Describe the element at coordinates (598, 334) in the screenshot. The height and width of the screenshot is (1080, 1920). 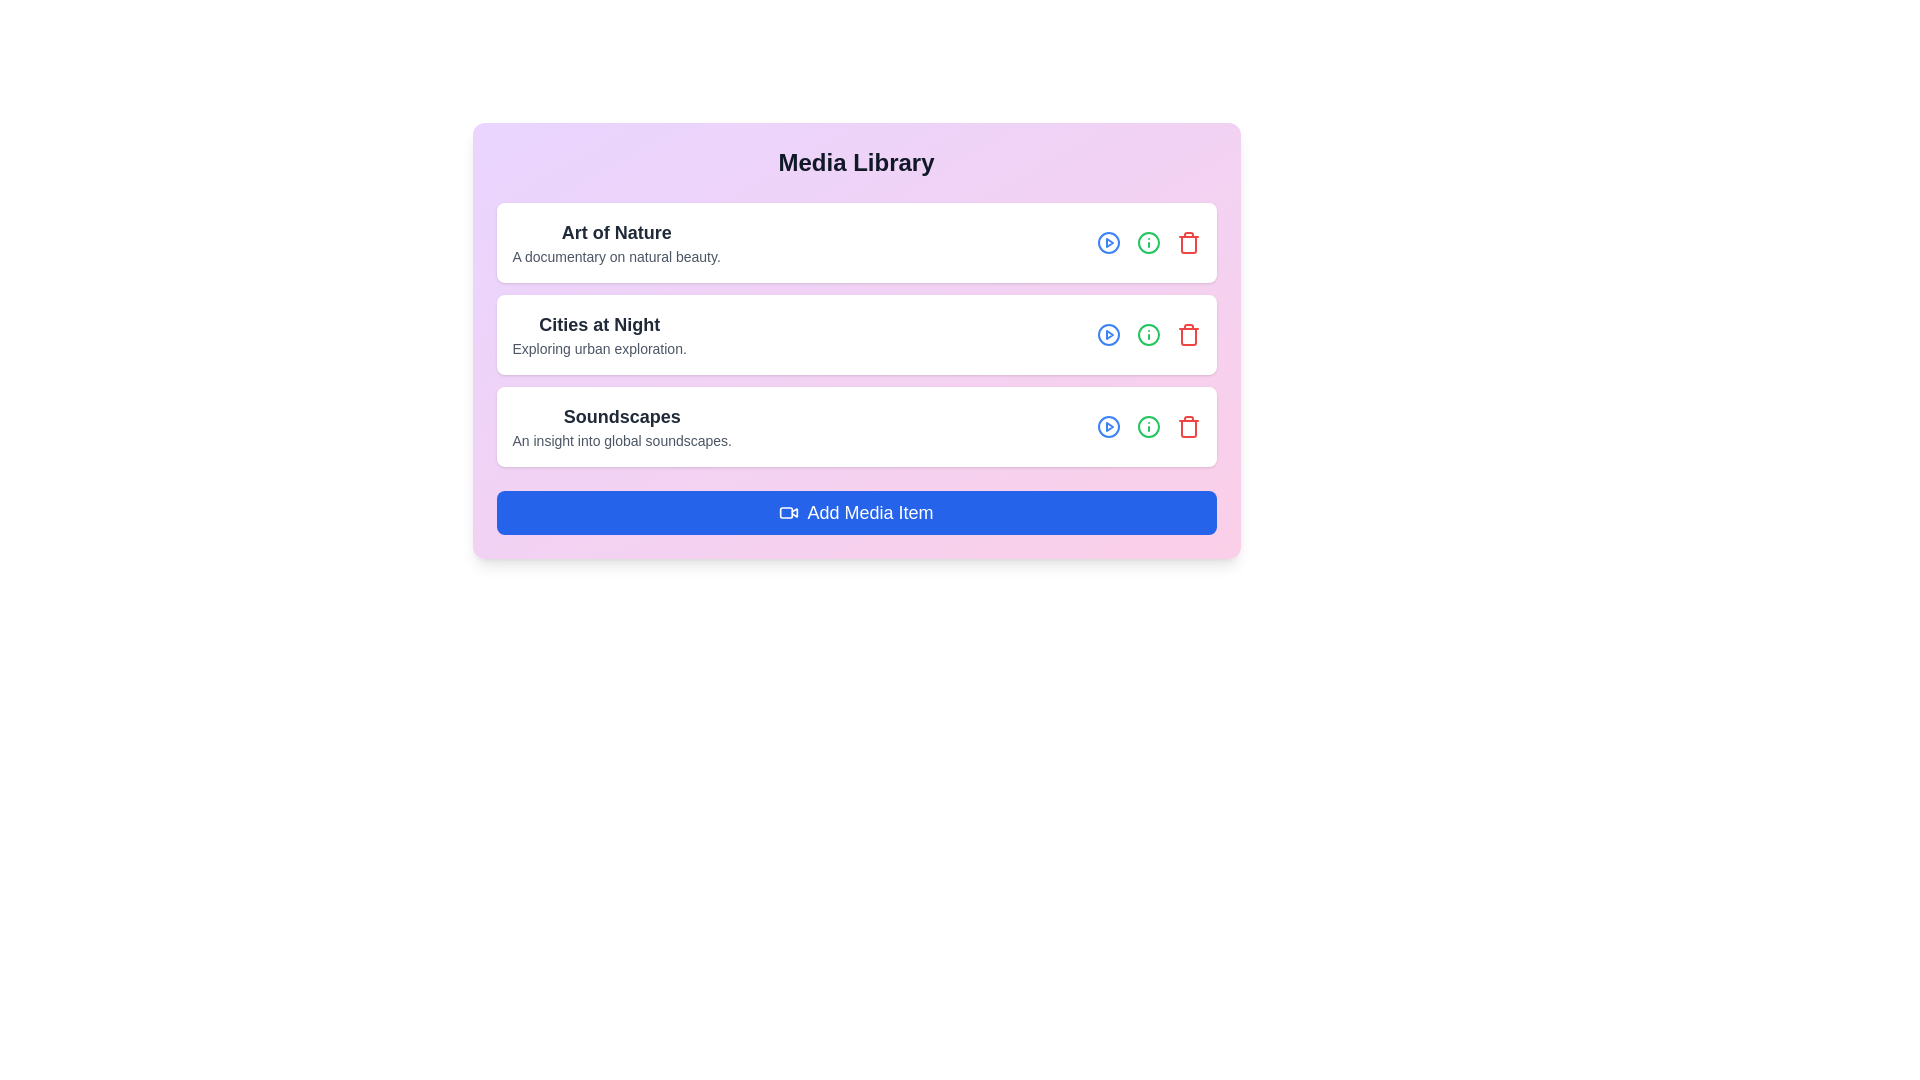
I see `the text of the media item Cities at Night` at that location.